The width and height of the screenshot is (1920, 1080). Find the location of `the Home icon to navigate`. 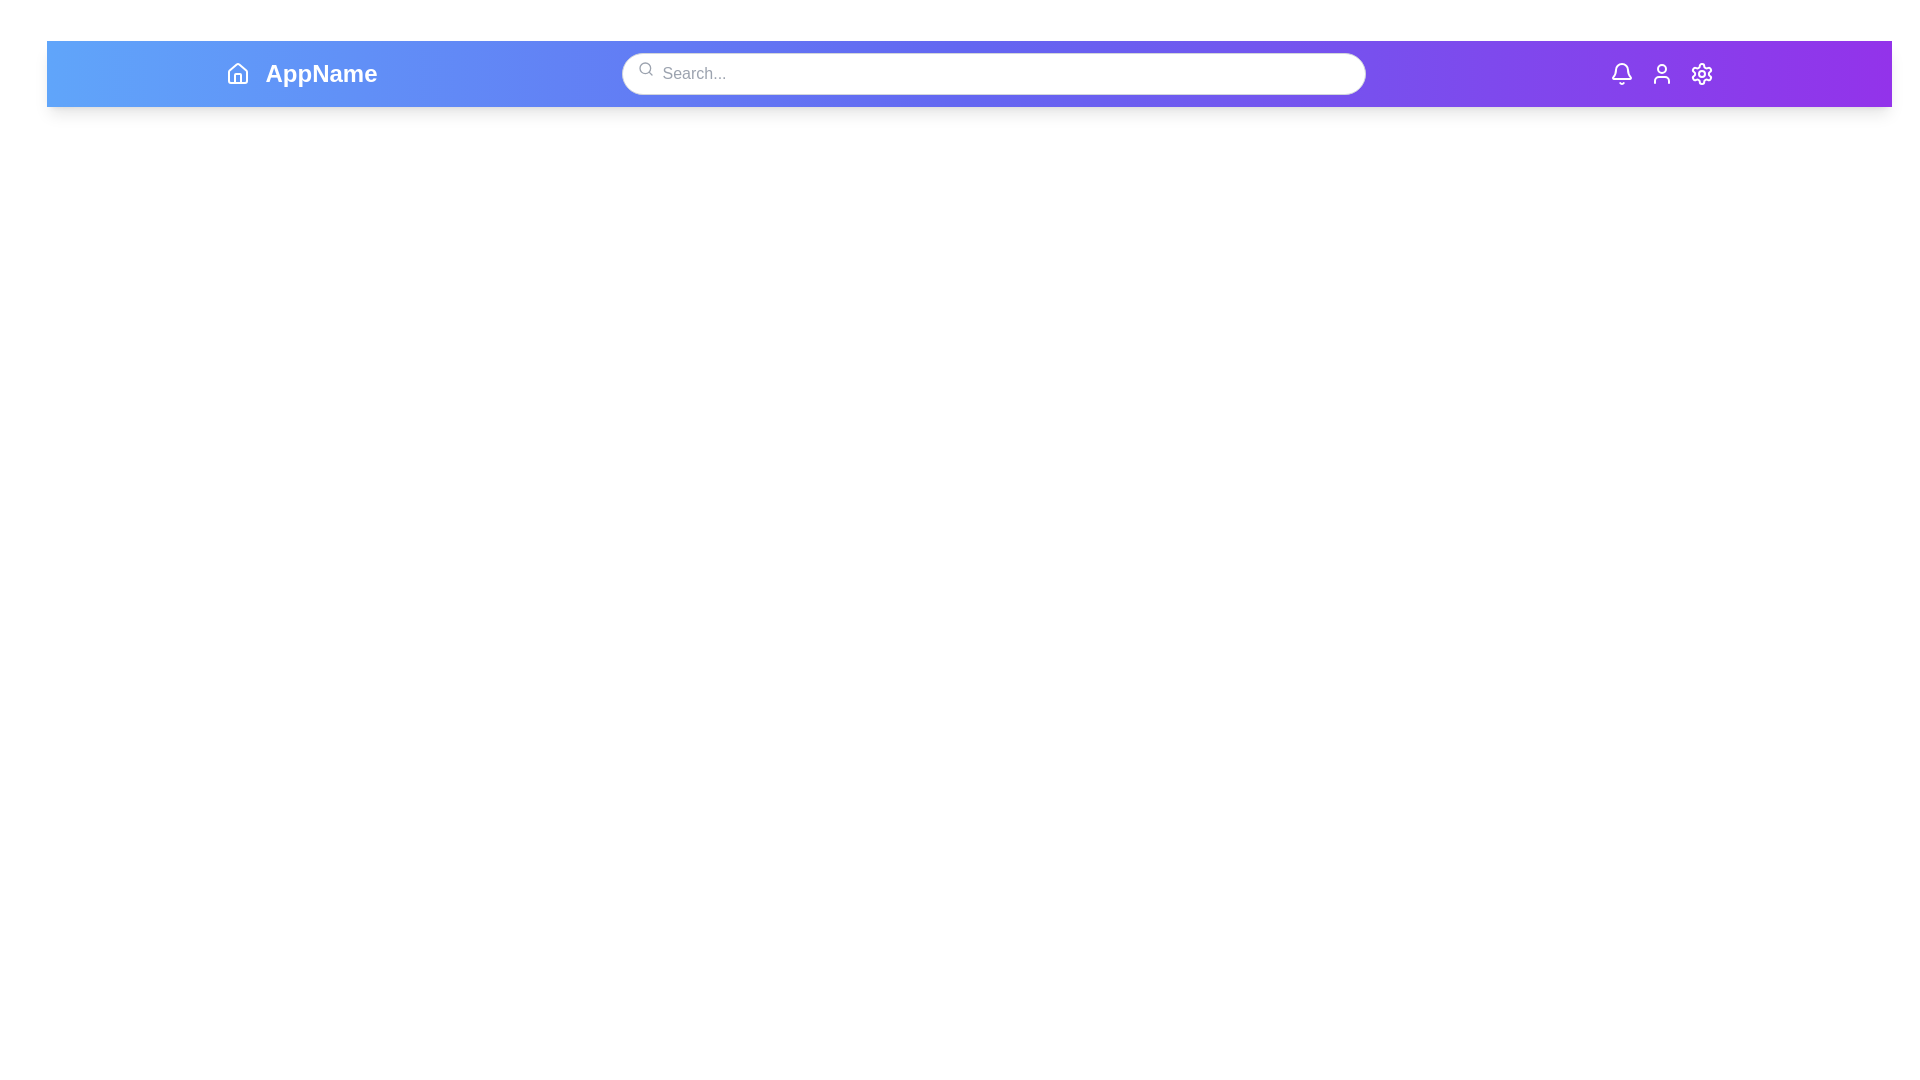

the Home icon to navigate is located at coordinates (237, 72).